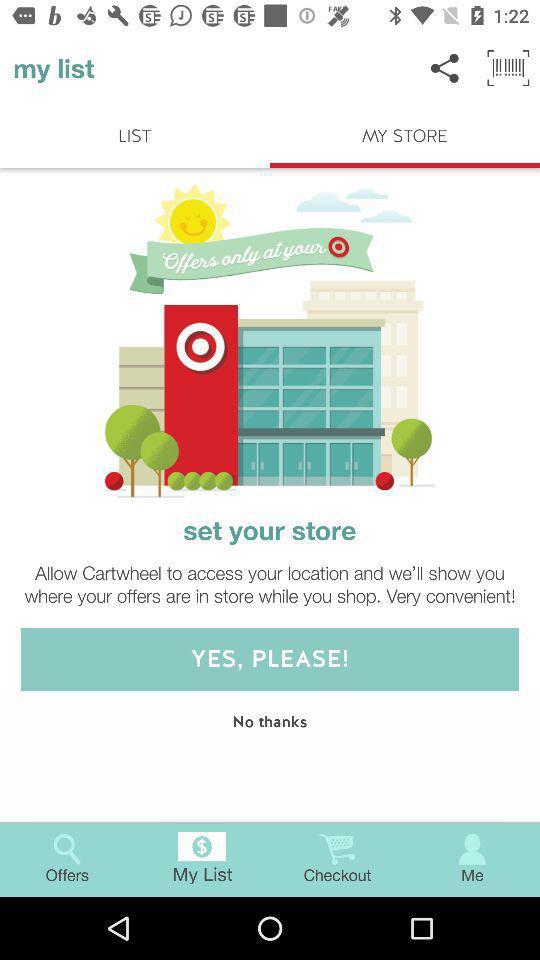 This screenshot has width=540, height=960. What do you see at coordinates (508, 68) in the screenshot?
I see `the button next to share` at bounding box center [508, 68].